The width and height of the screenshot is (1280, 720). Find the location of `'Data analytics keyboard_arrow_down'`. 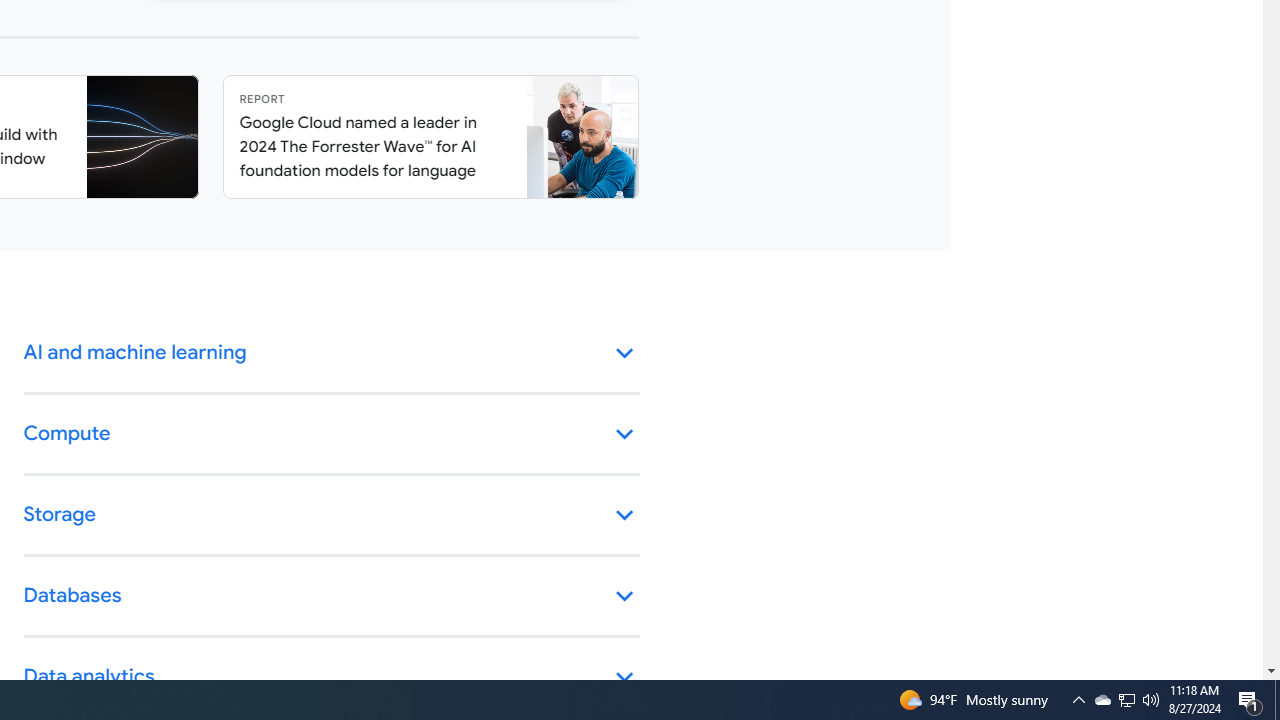

'Data analytics keyboard_arrow_down' is located at coordinates (331, 677).